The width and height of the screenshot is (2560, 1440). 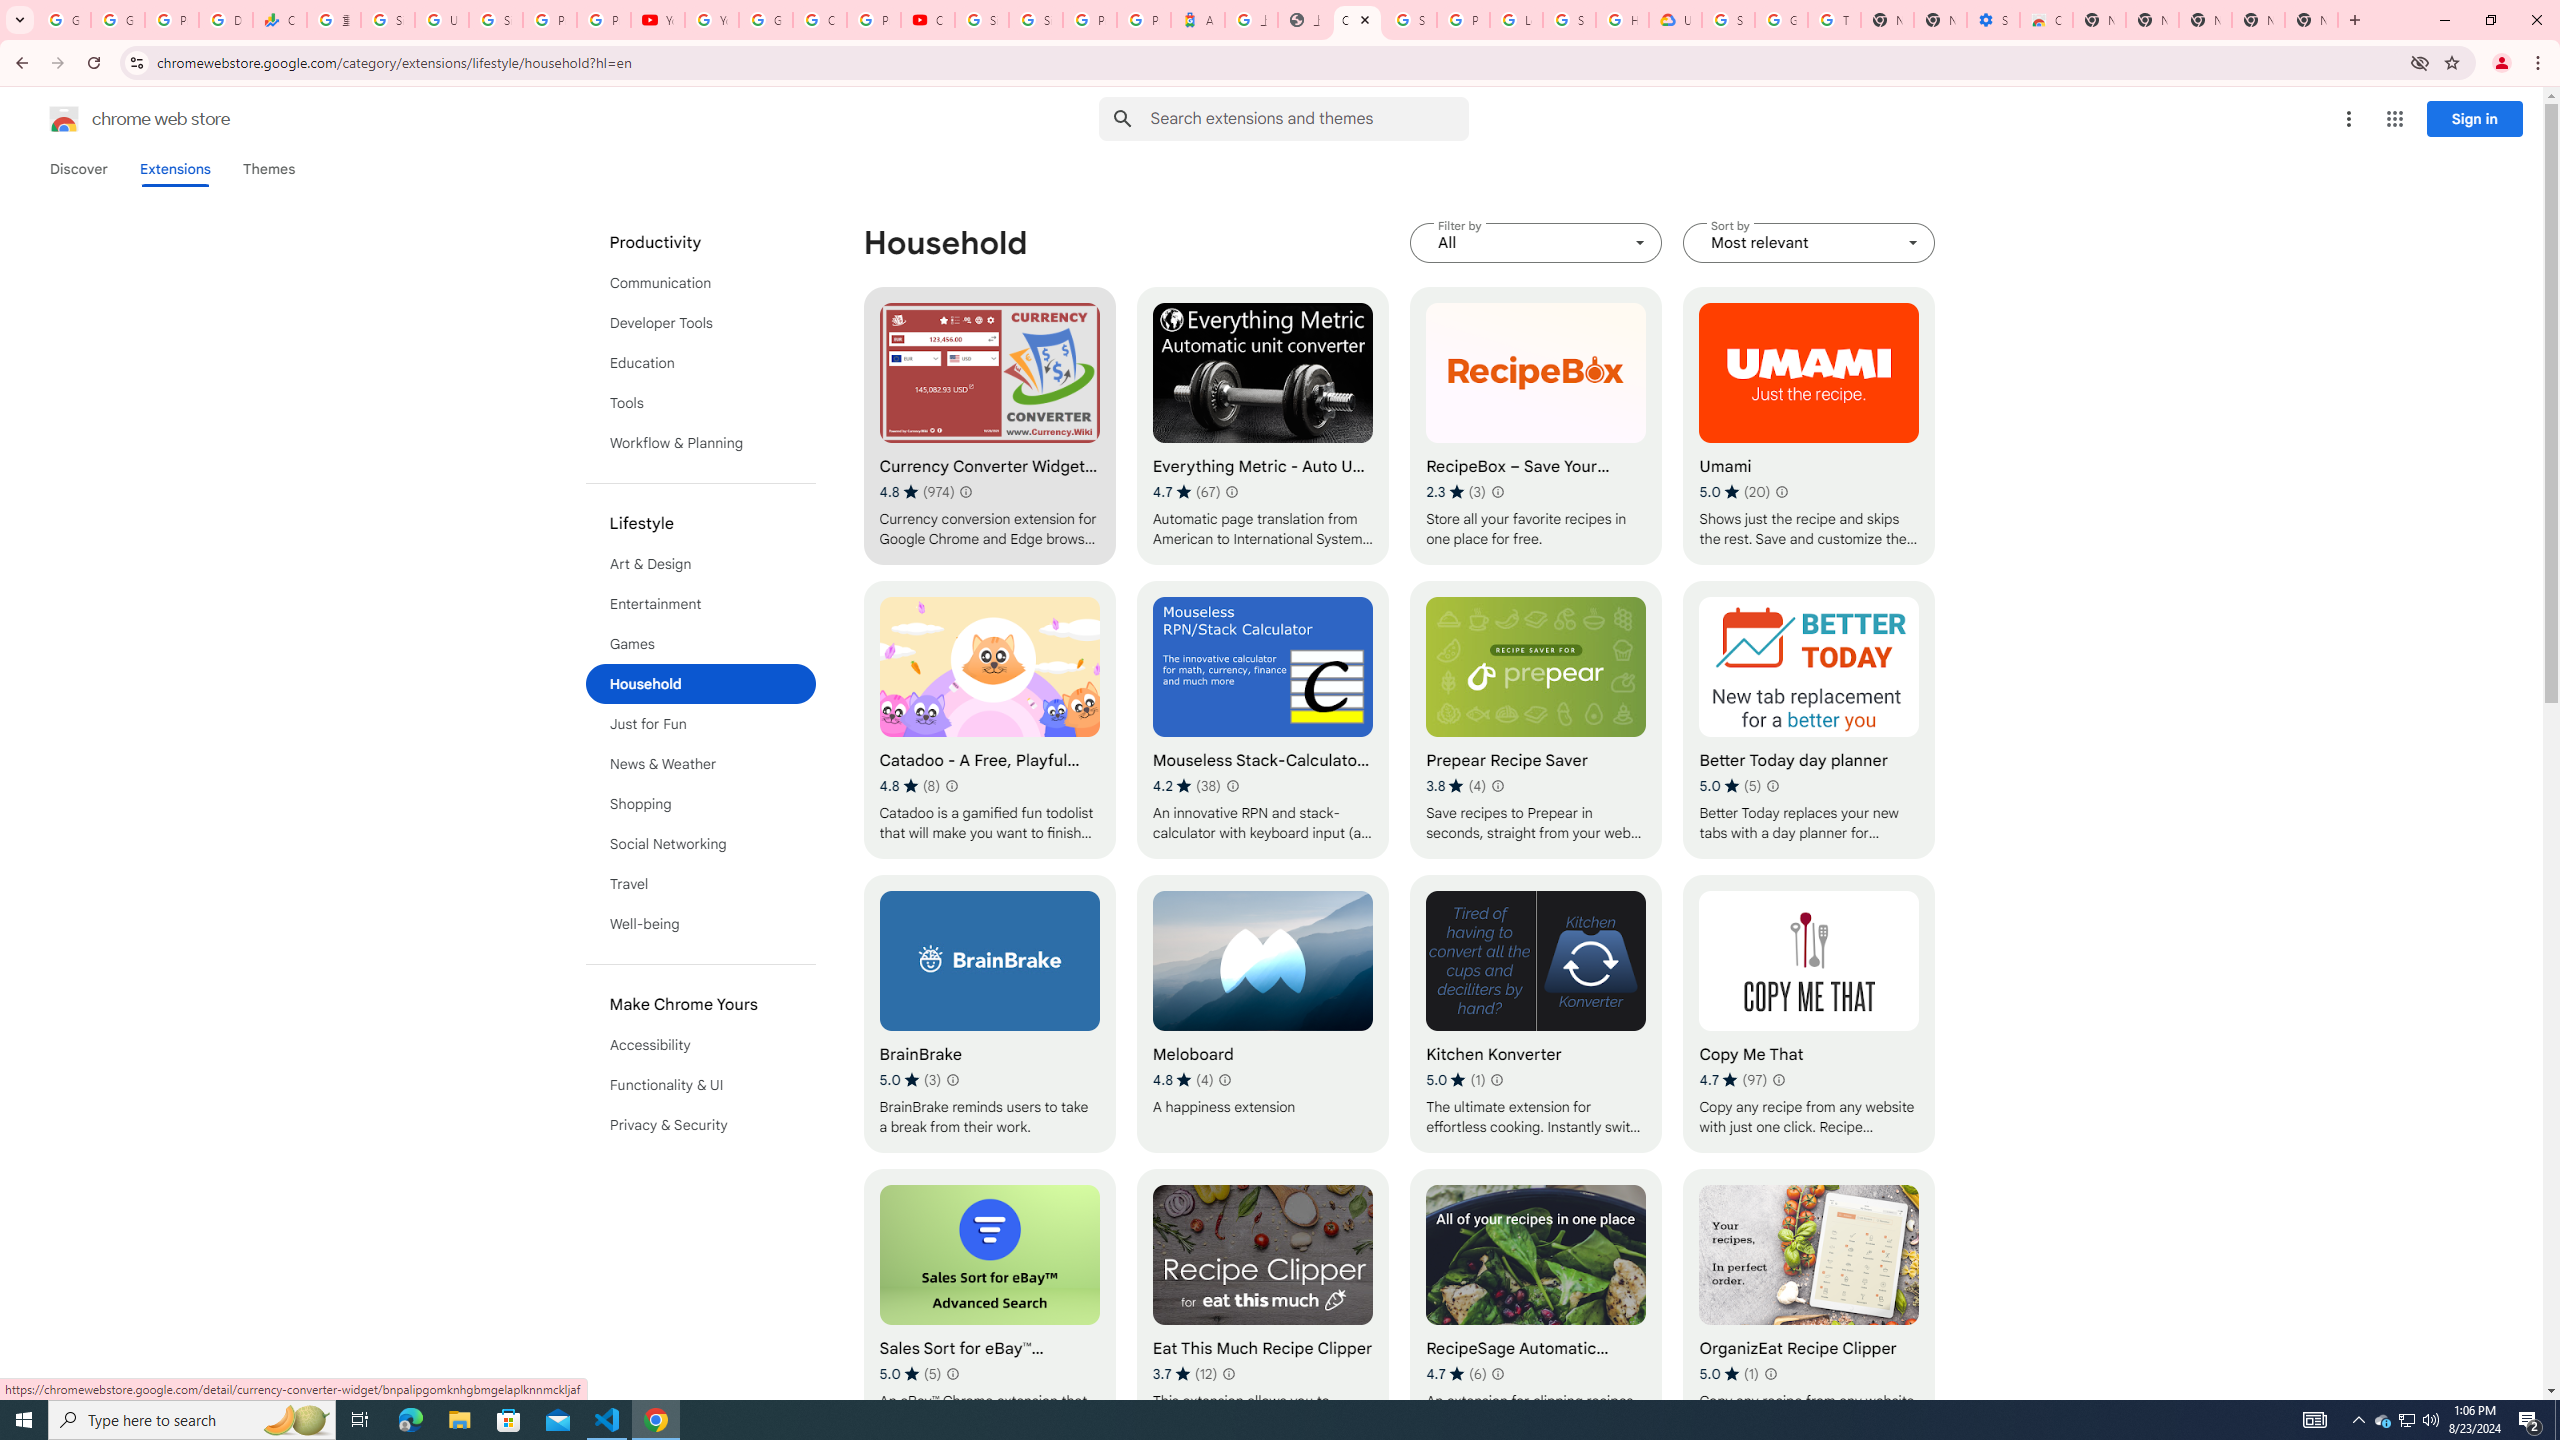 I want to click on 'Learn more about results and reviews "Umami"', so click(x=1781, y=490).